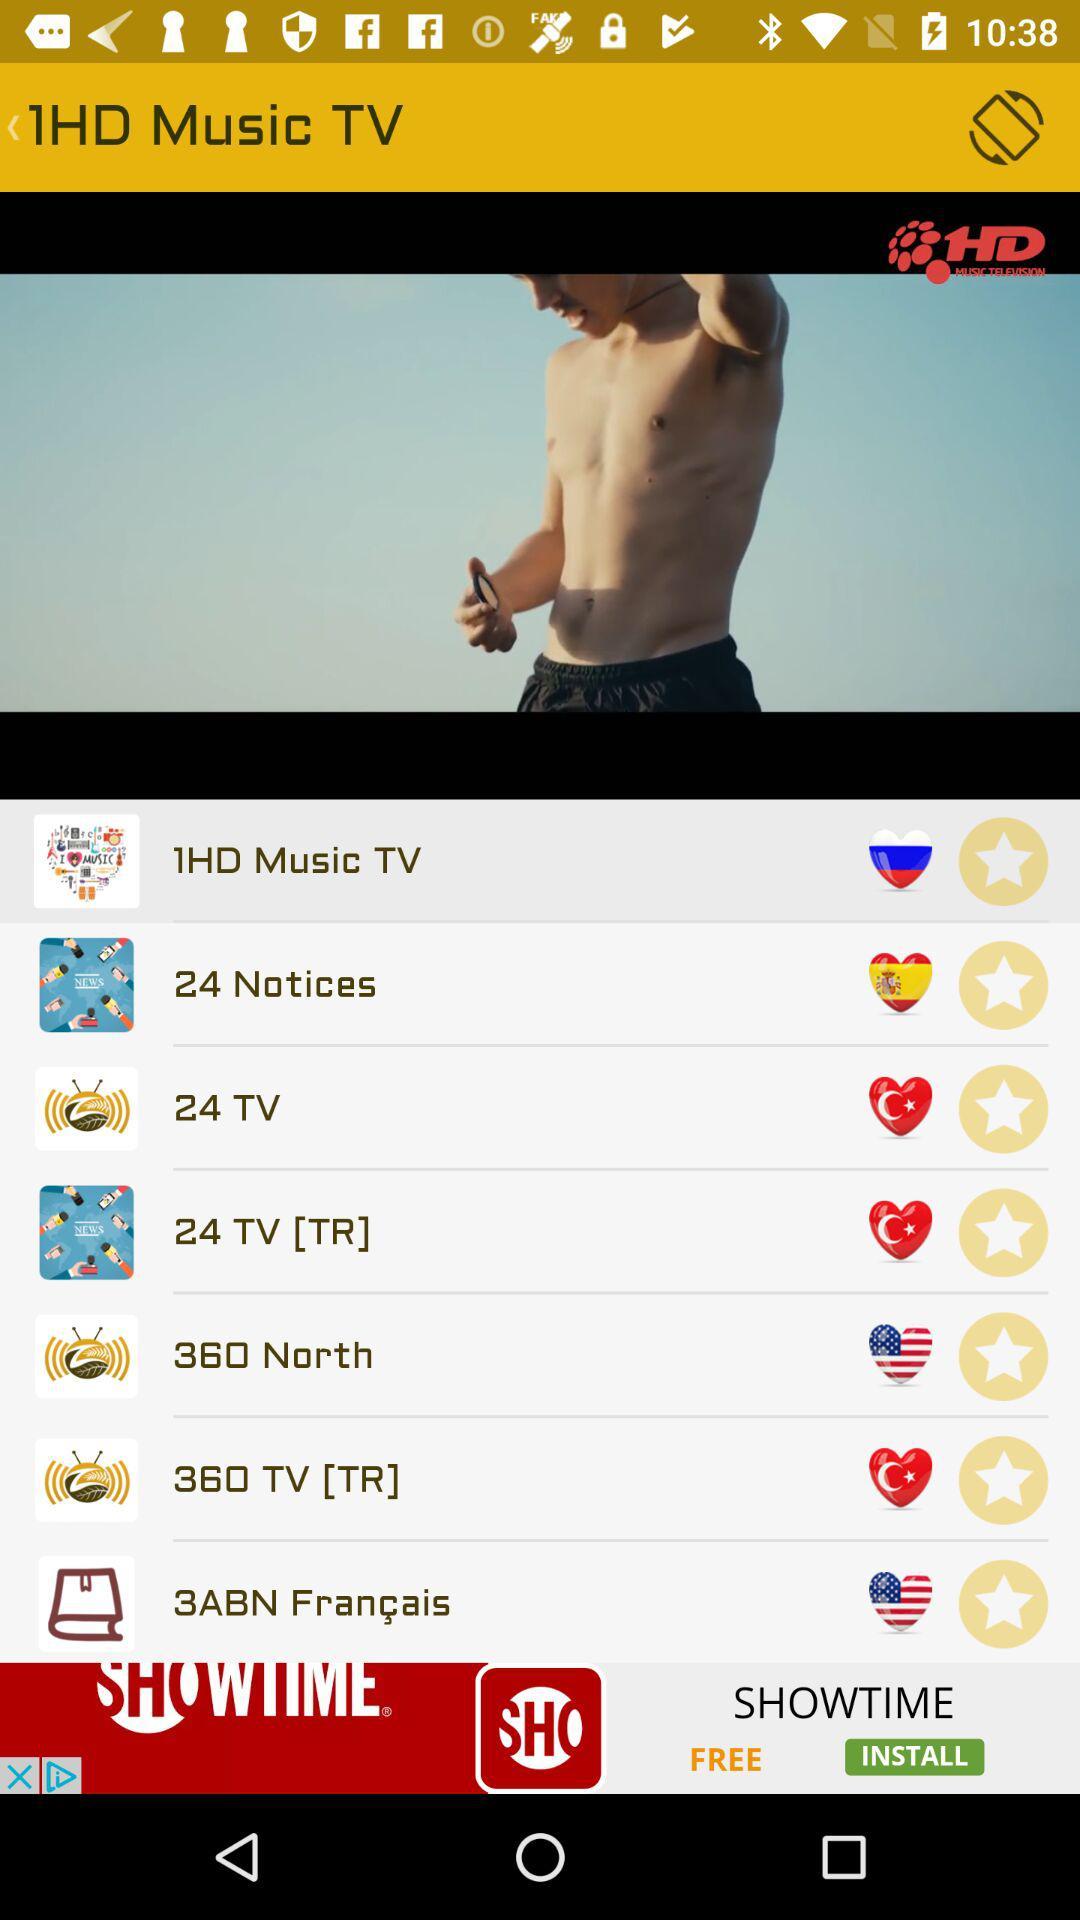  I want to click on details about advertisement, so click(540, 1727).